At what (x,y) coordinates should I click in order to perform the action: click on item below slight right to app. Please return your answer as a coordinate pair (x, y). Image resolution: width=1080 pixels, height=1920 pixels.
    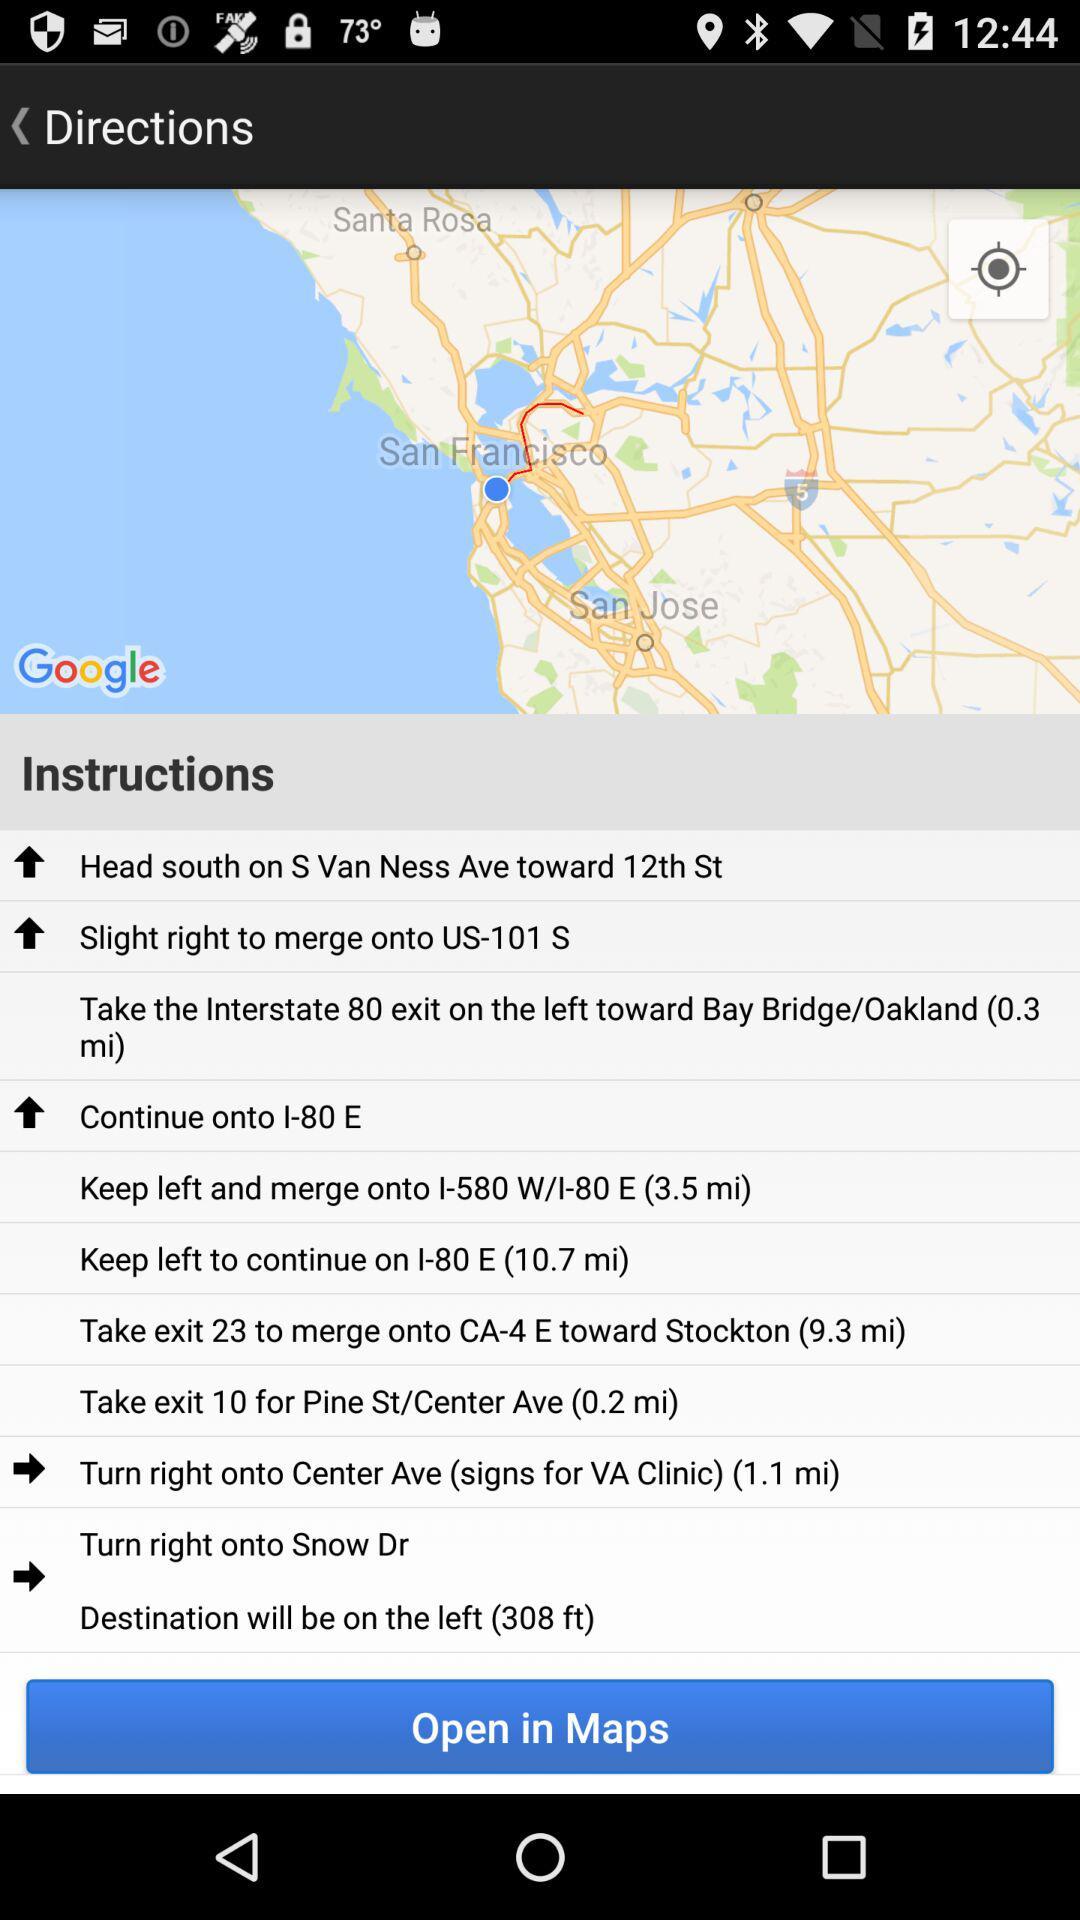
    Looking at the image, I should click on (573, 1026).